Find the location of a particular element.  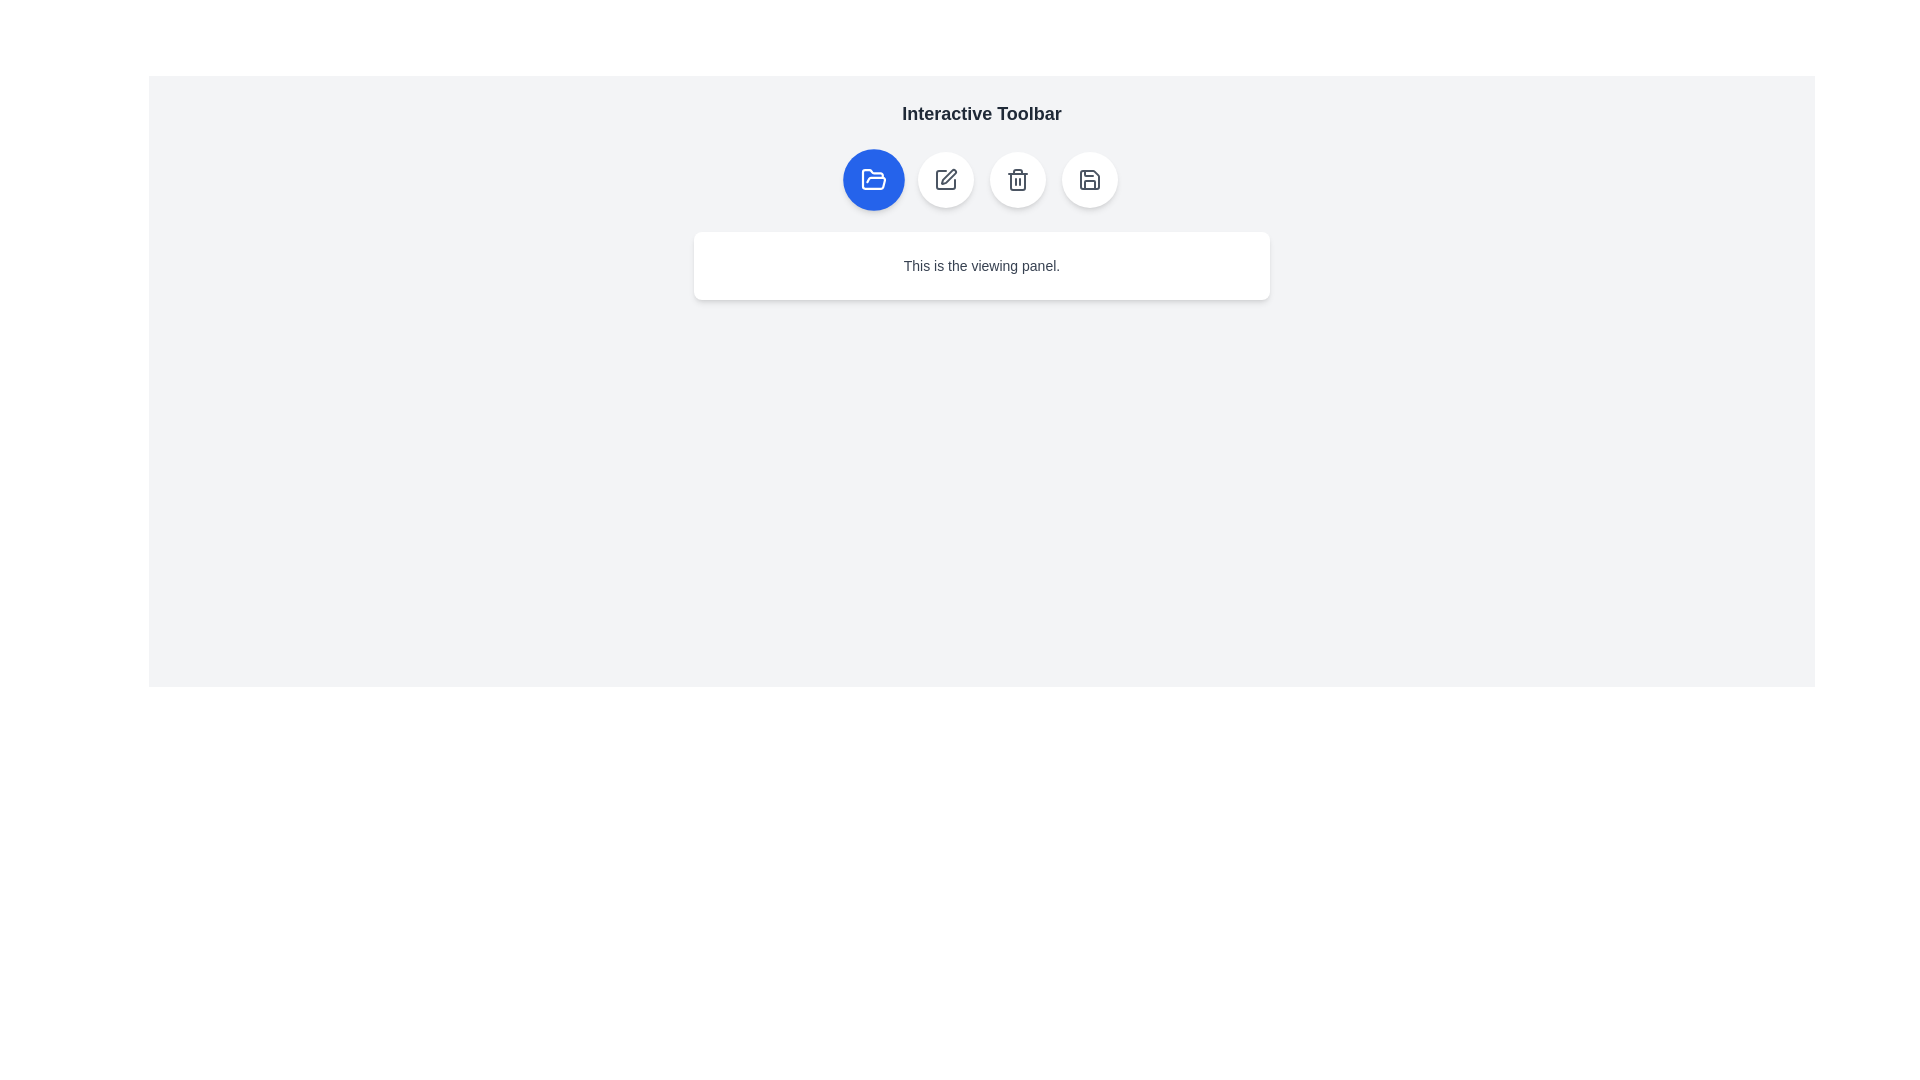

the Icon Button used for saving work, located in the fourth slot of the toolbar after folder, edit, and delete icons is located at coordinates (1088, 180).